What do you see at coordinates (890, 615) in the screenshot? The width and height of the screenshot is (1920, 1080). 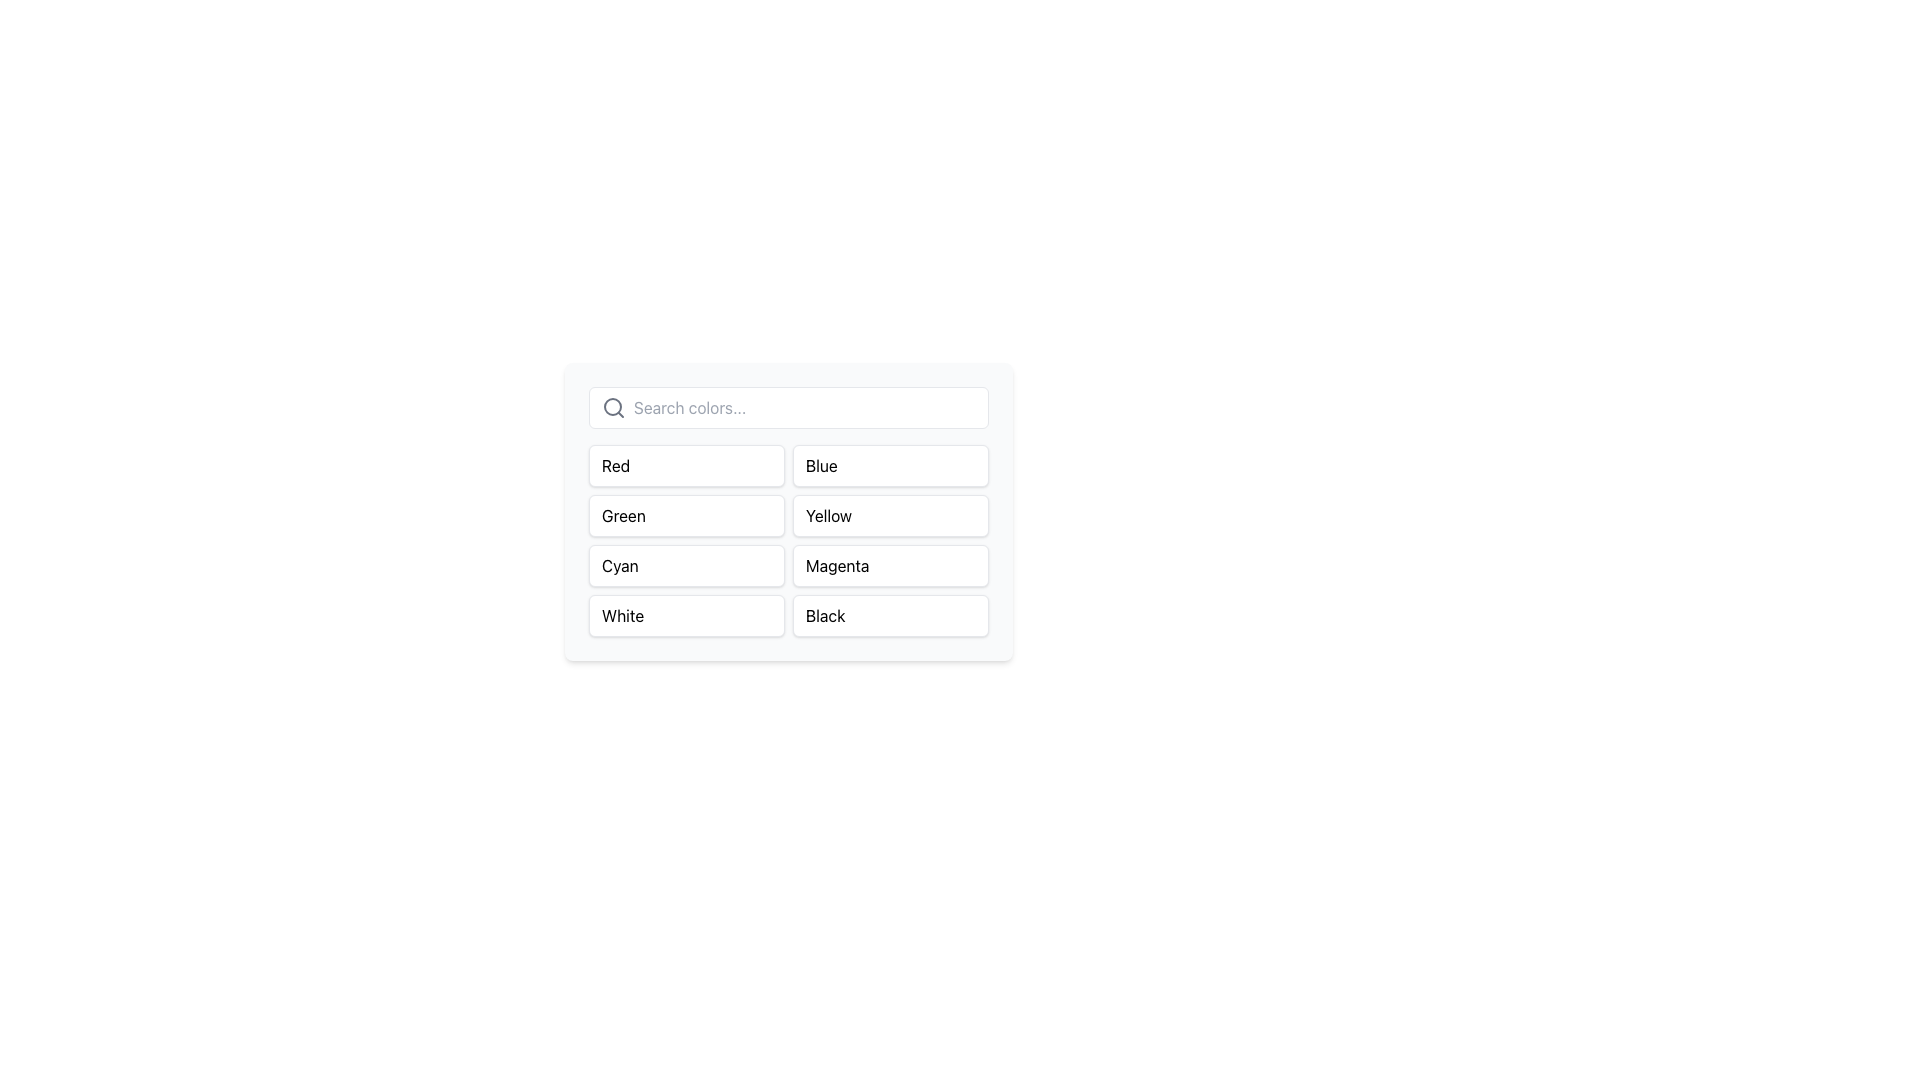 I see `the rectangular button labeled 'Black' located in the right column of the grid layout` at bounding box center [890, 615].